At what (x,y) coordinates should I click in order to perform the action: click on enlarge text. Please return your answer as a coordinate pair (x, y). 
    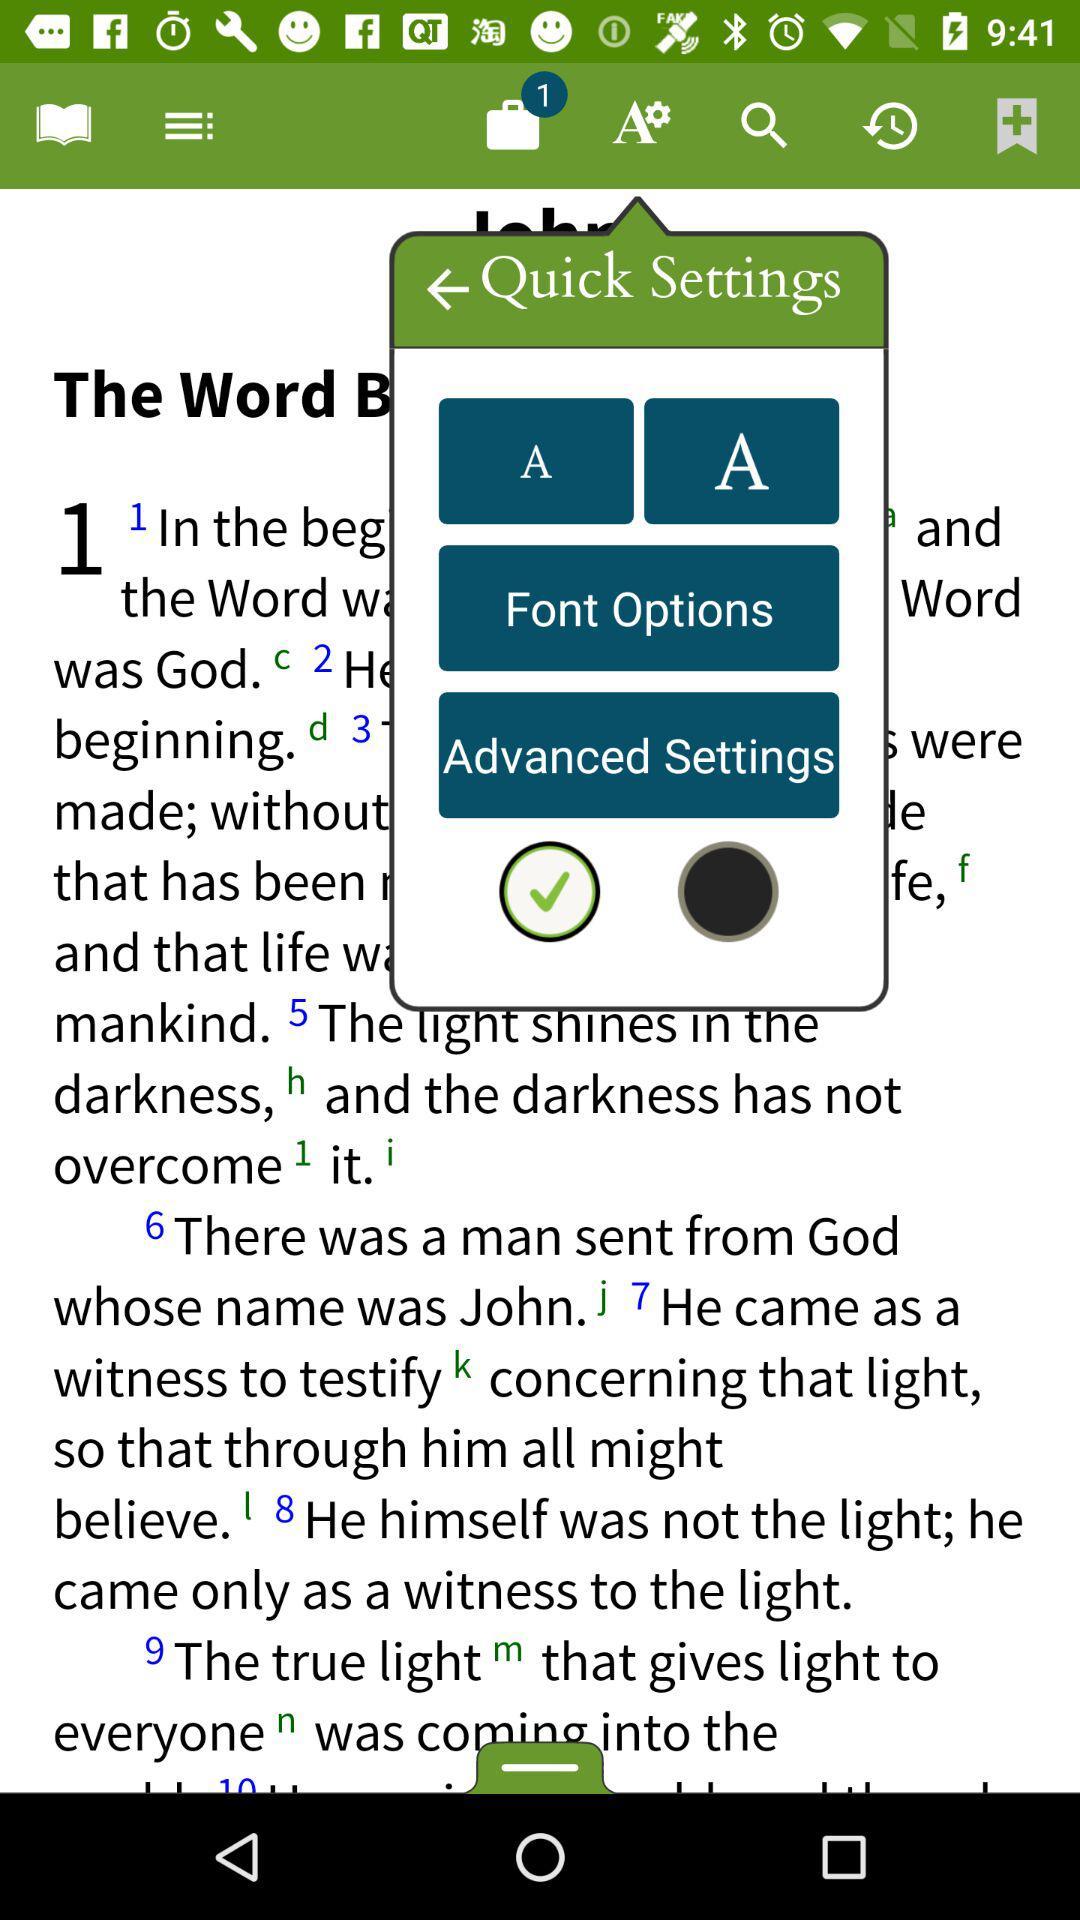
    Looking at the image, I should click on (741, 460).